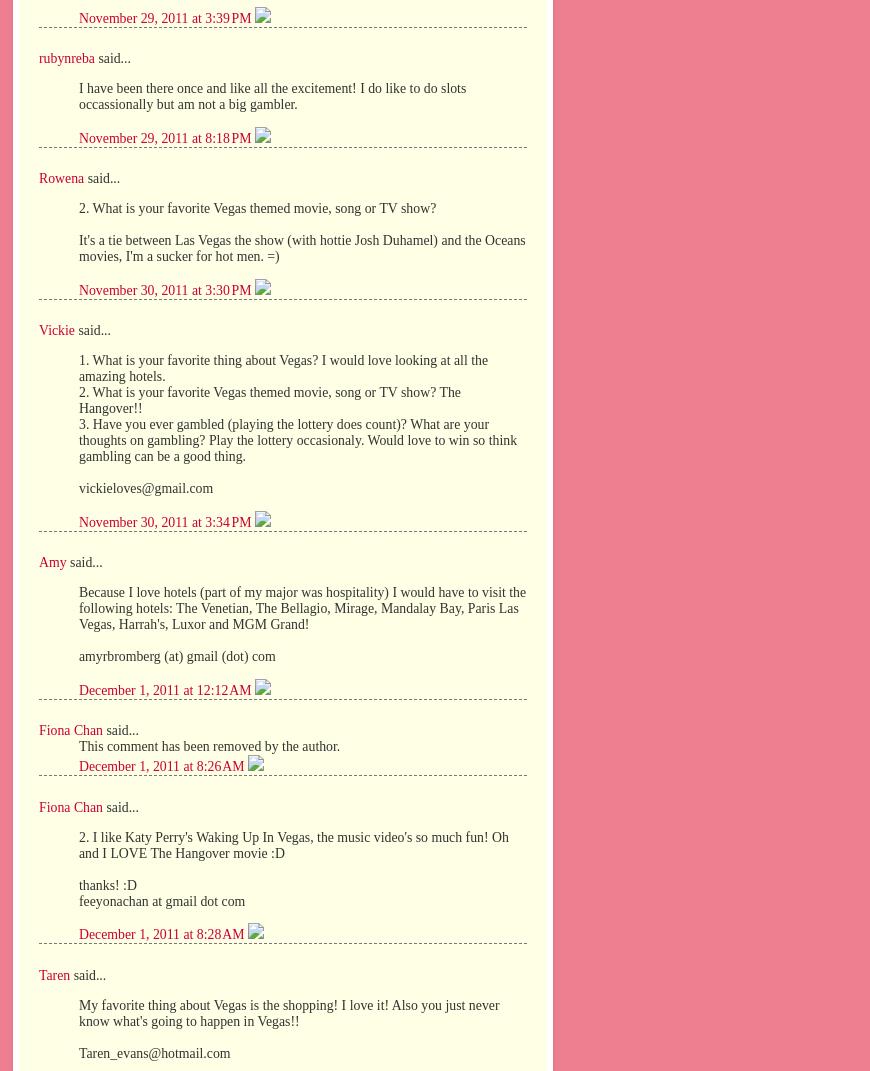 This screenshot has width=870, height=1071. What do you see at coordinates (289, 1012) in the screenshot?
I see `'My favorite thing about Vegas is the shopping! I love it! Also you just never know what's going to happen in Vegas!!'` at bounding box center [289, 1012].